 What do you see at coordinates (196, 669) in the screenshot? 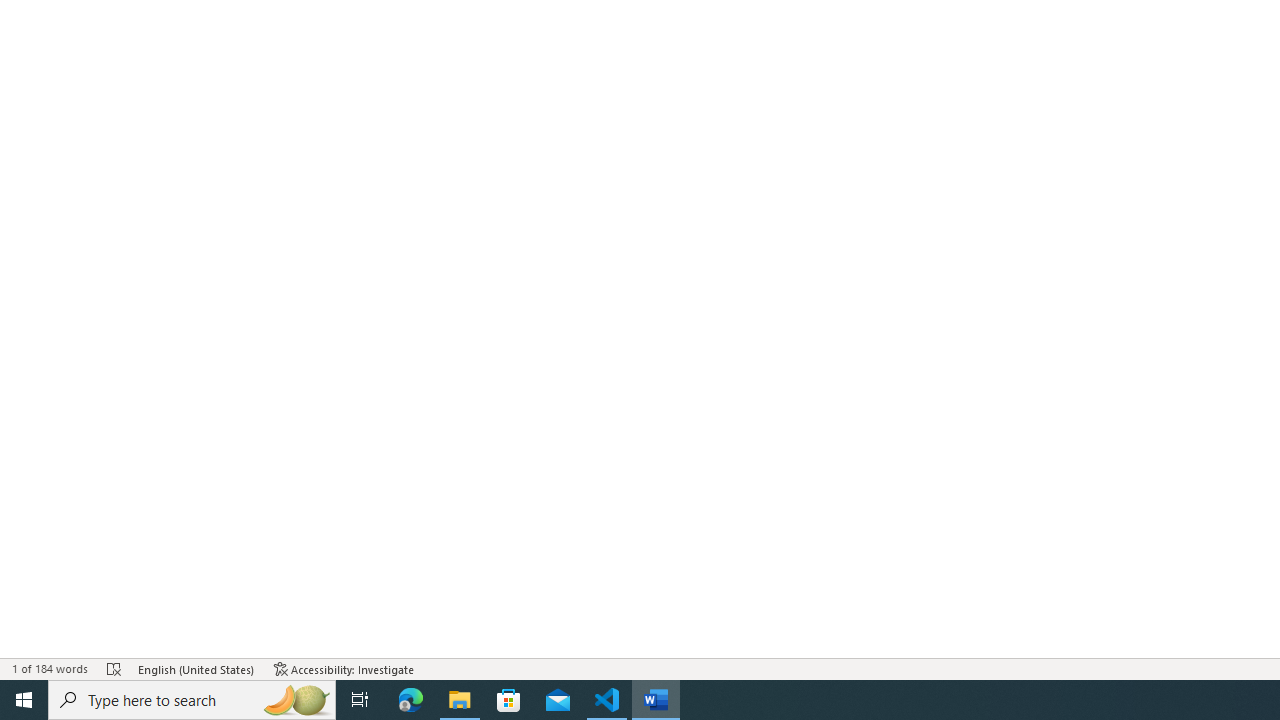
I see `'Language English (United States)'` at bounding box center [196, 669].